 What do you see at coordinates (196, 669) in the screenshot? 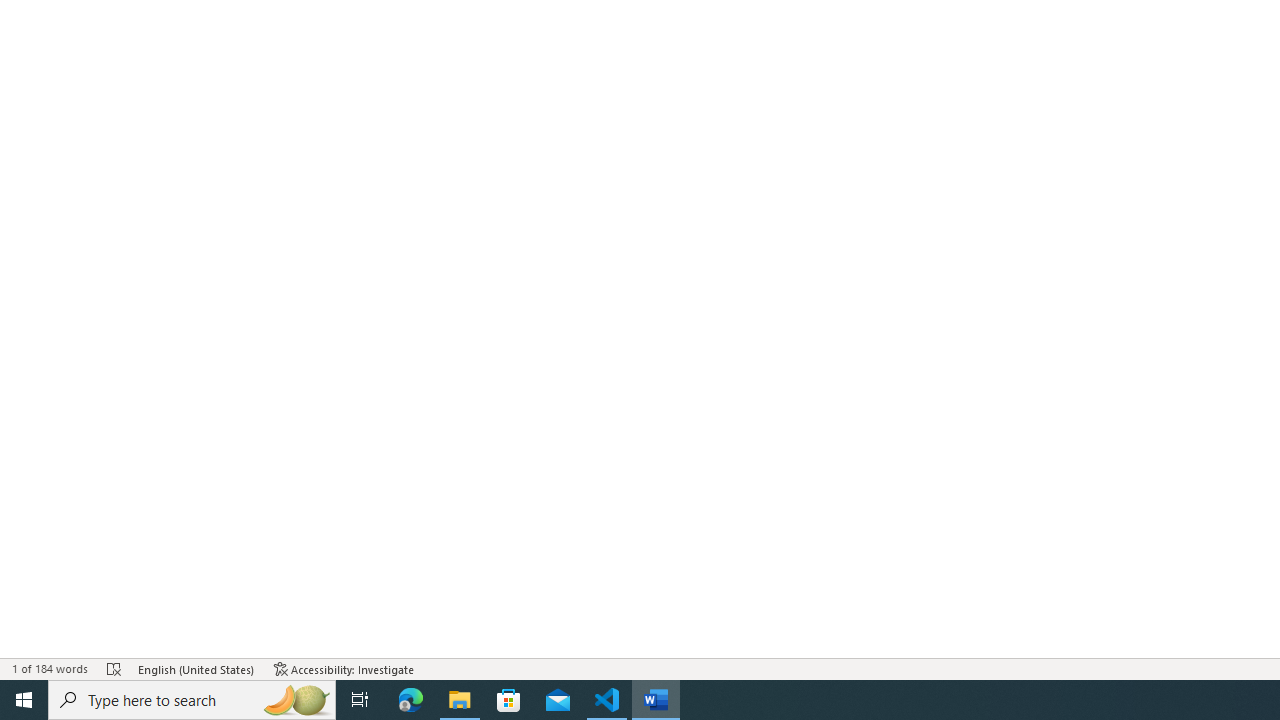
I see `'Language English (United States)'` at bounding box center [196, 669].